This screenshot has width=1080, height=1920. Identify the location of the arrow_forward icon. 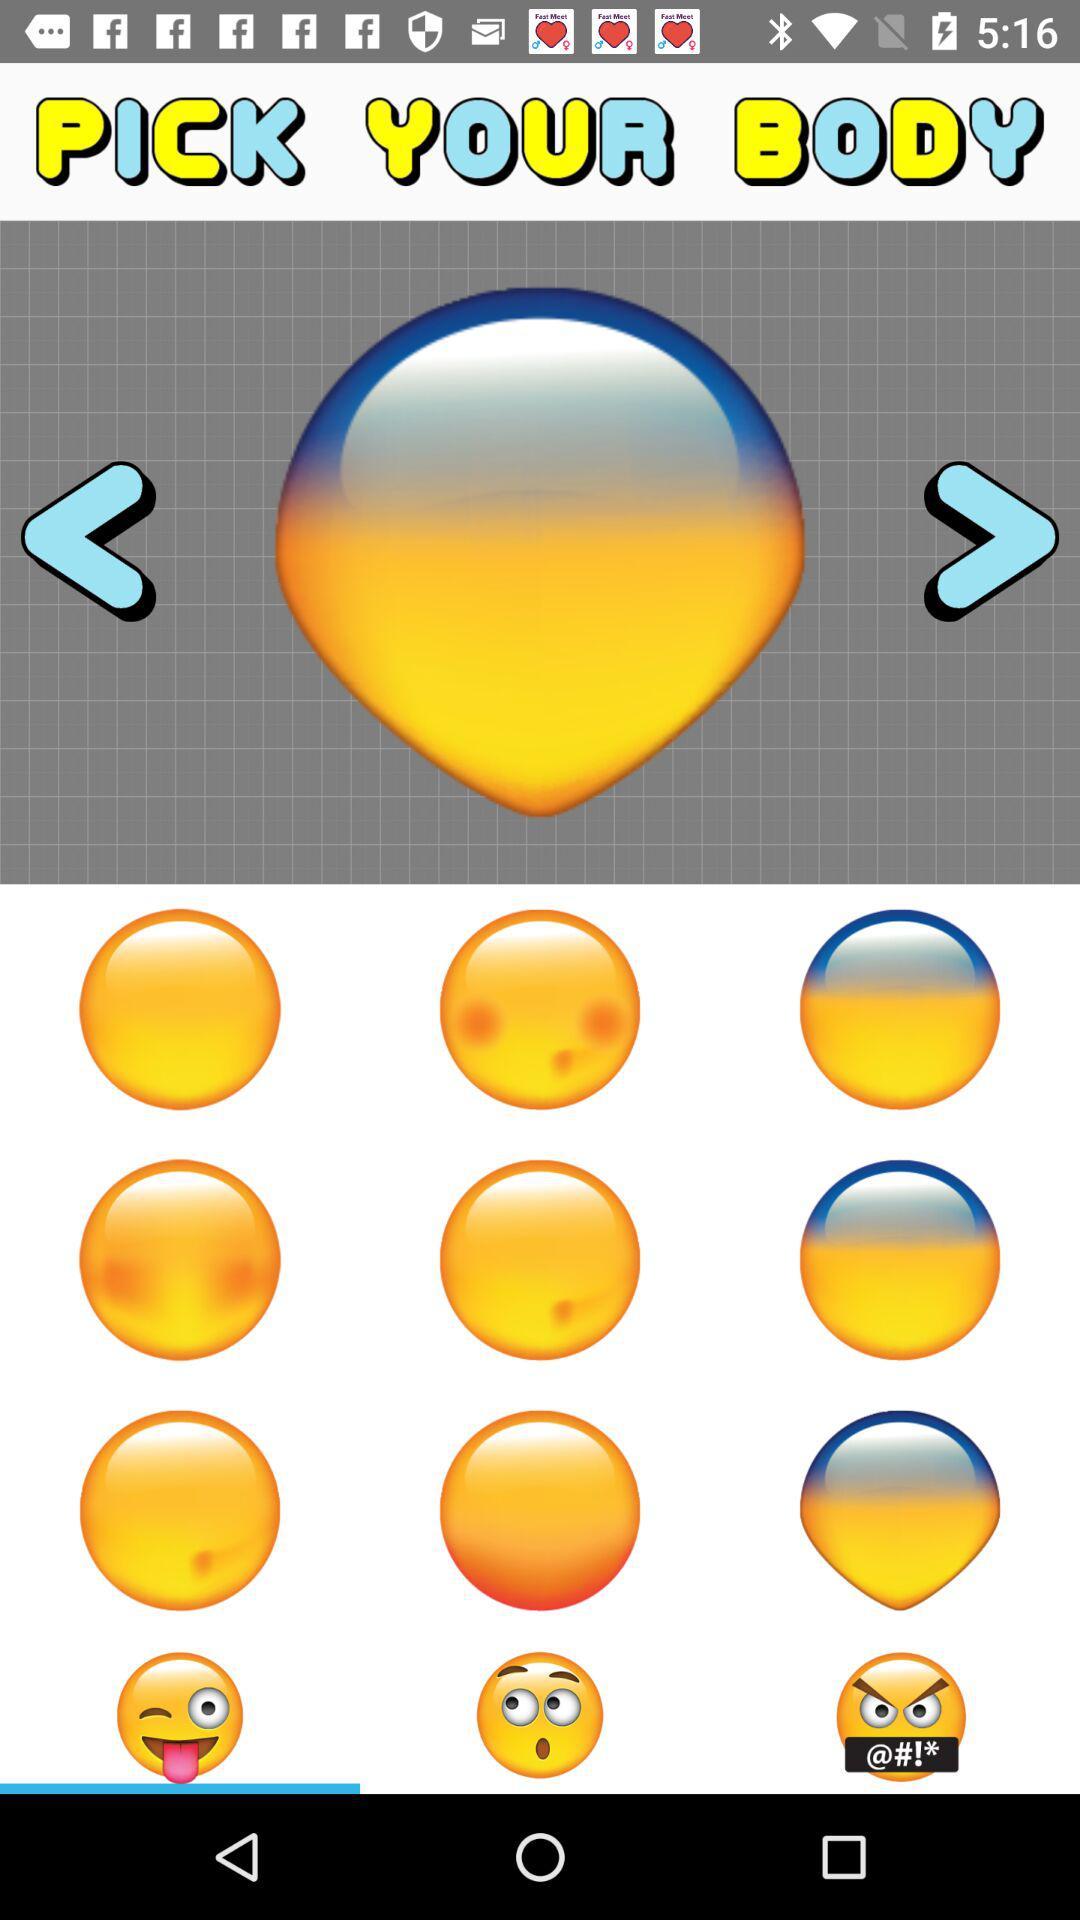
(972, 552).